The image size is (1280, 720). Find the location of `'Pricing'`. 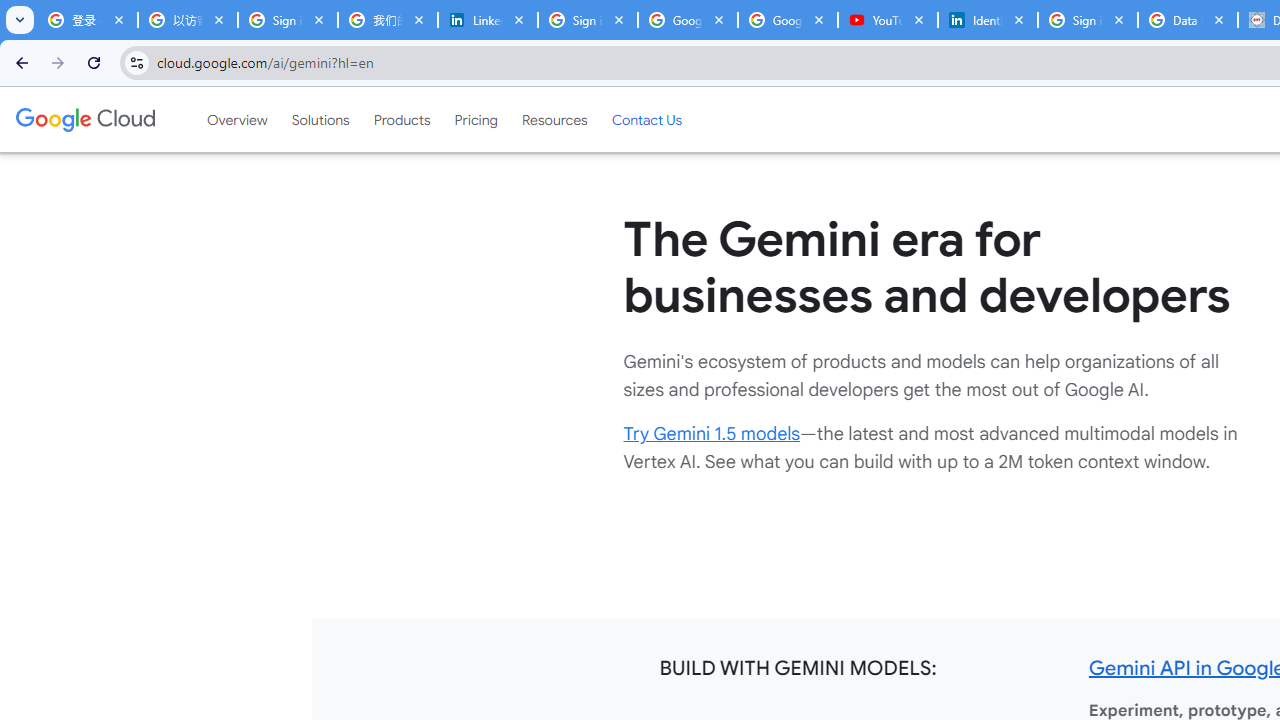

'Pricing' is located at coordinates (475, 119).